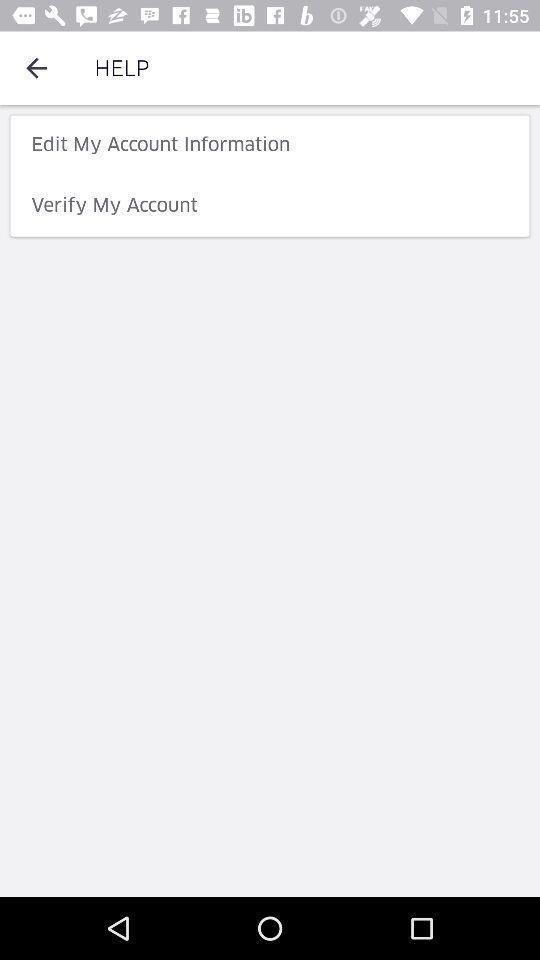  I want to click on icon above the edit my account icon, so click(36, 68).